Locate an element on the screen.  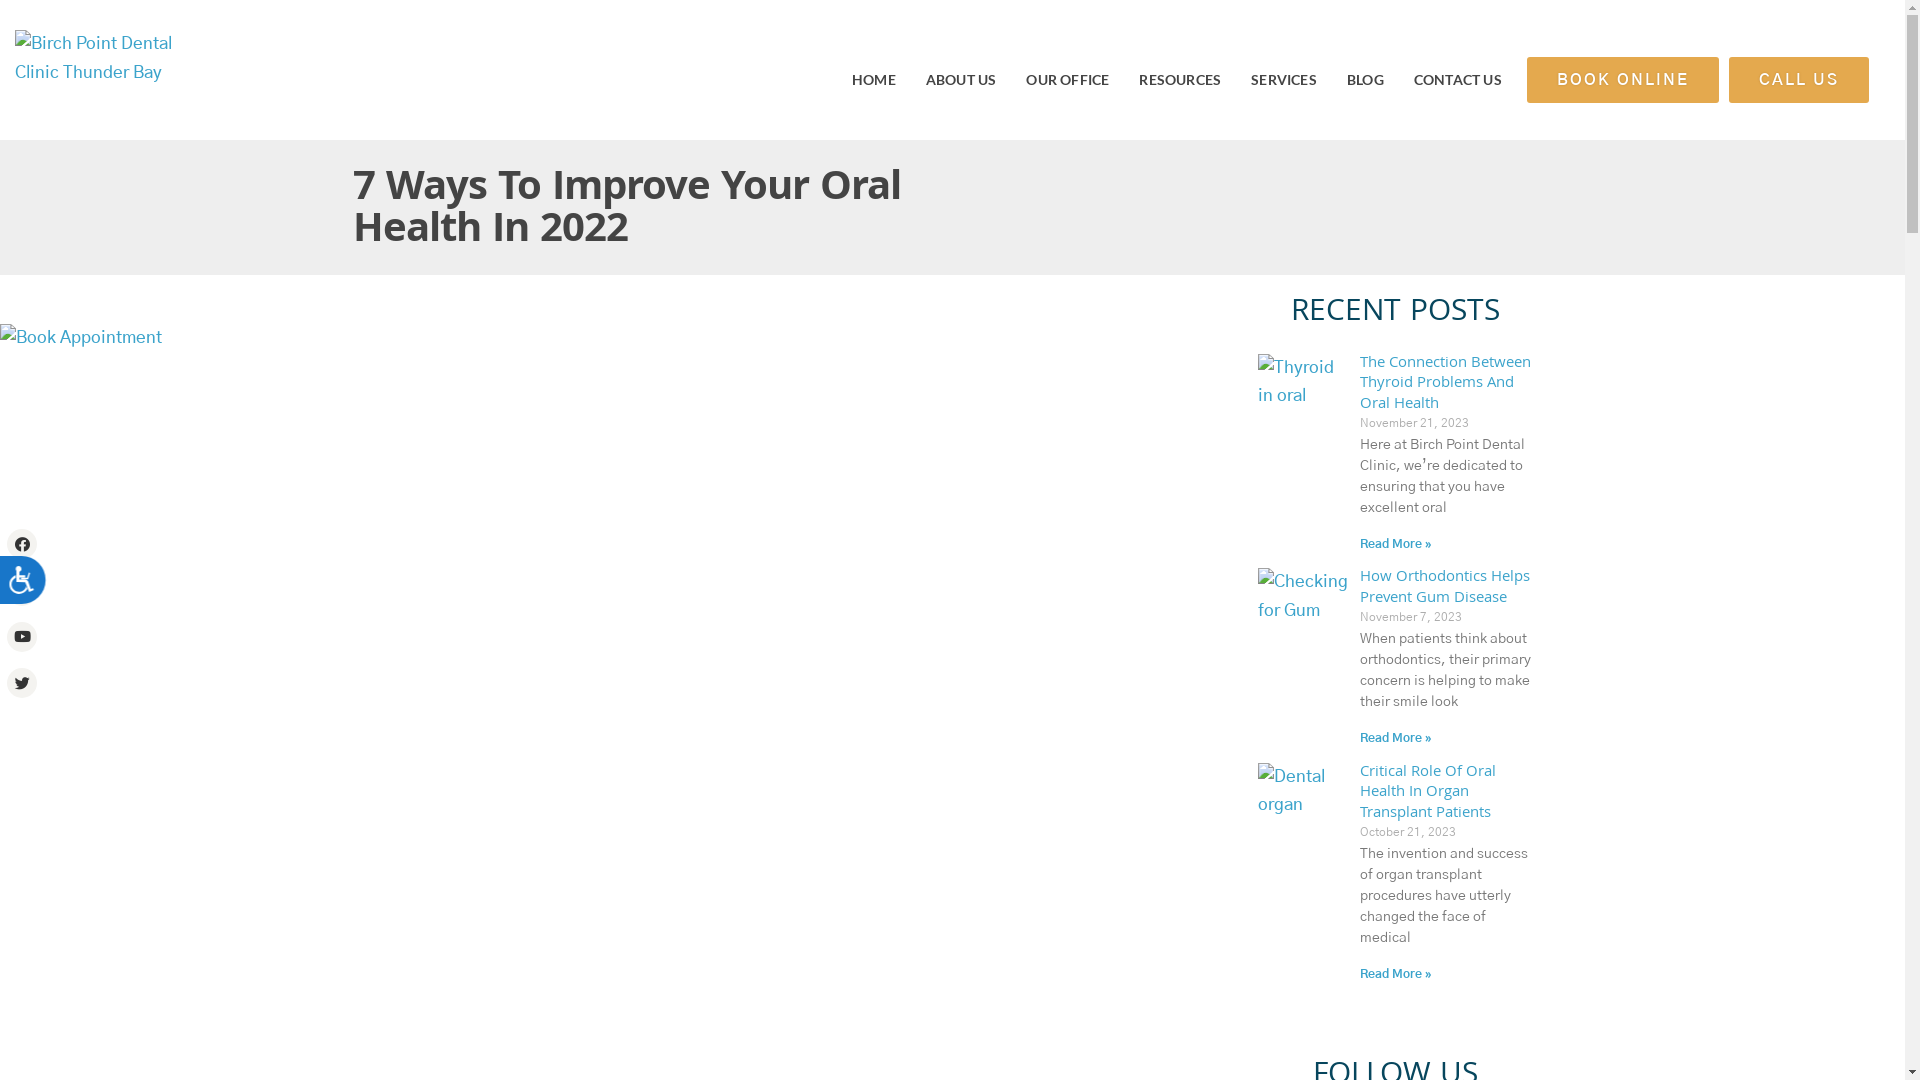
'BLOG' is located at coordinates (1364, 78).